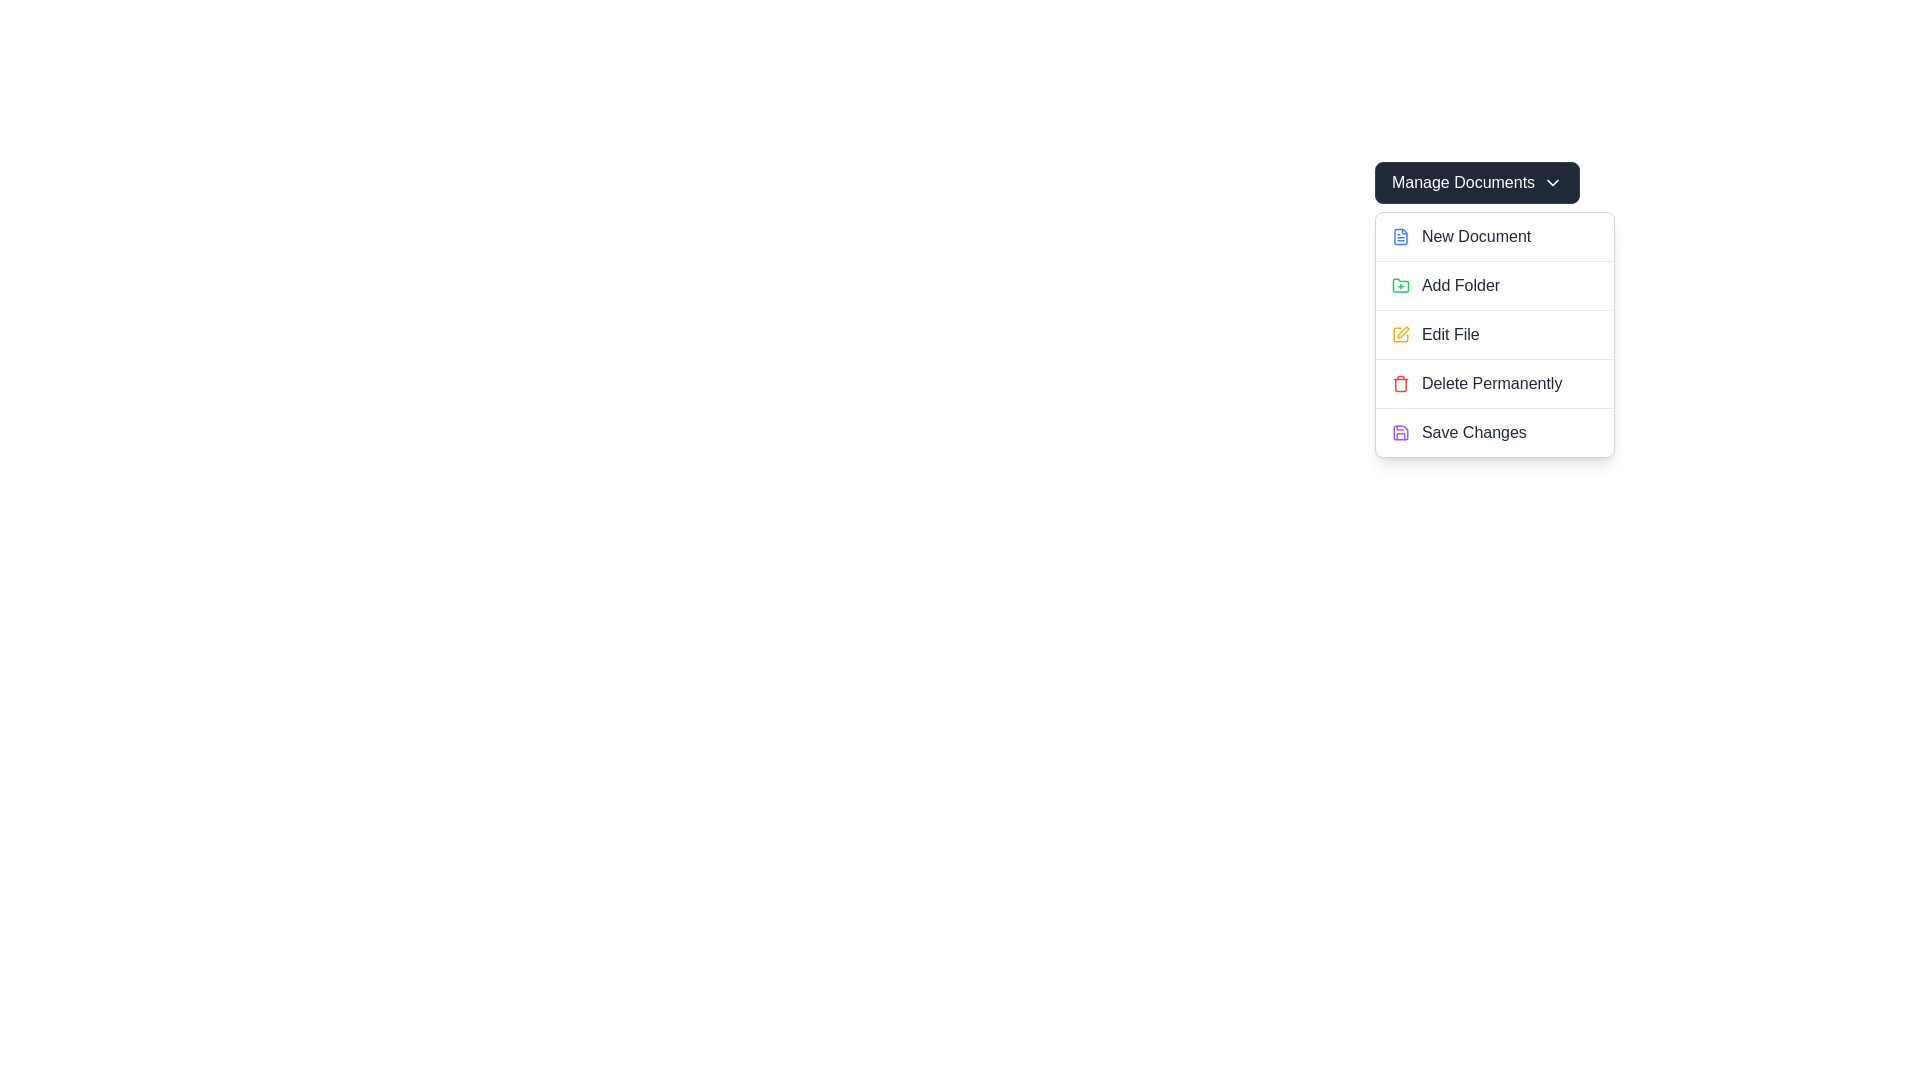 This screenshot has width=1920, height=1080. Describe the element at coordinates (1493, 285) in the screenshot. I see `the 'Add Folder' menu item, which is the second option in the dropdown menu below 'New Document' and above 'Edit File'` at that location.